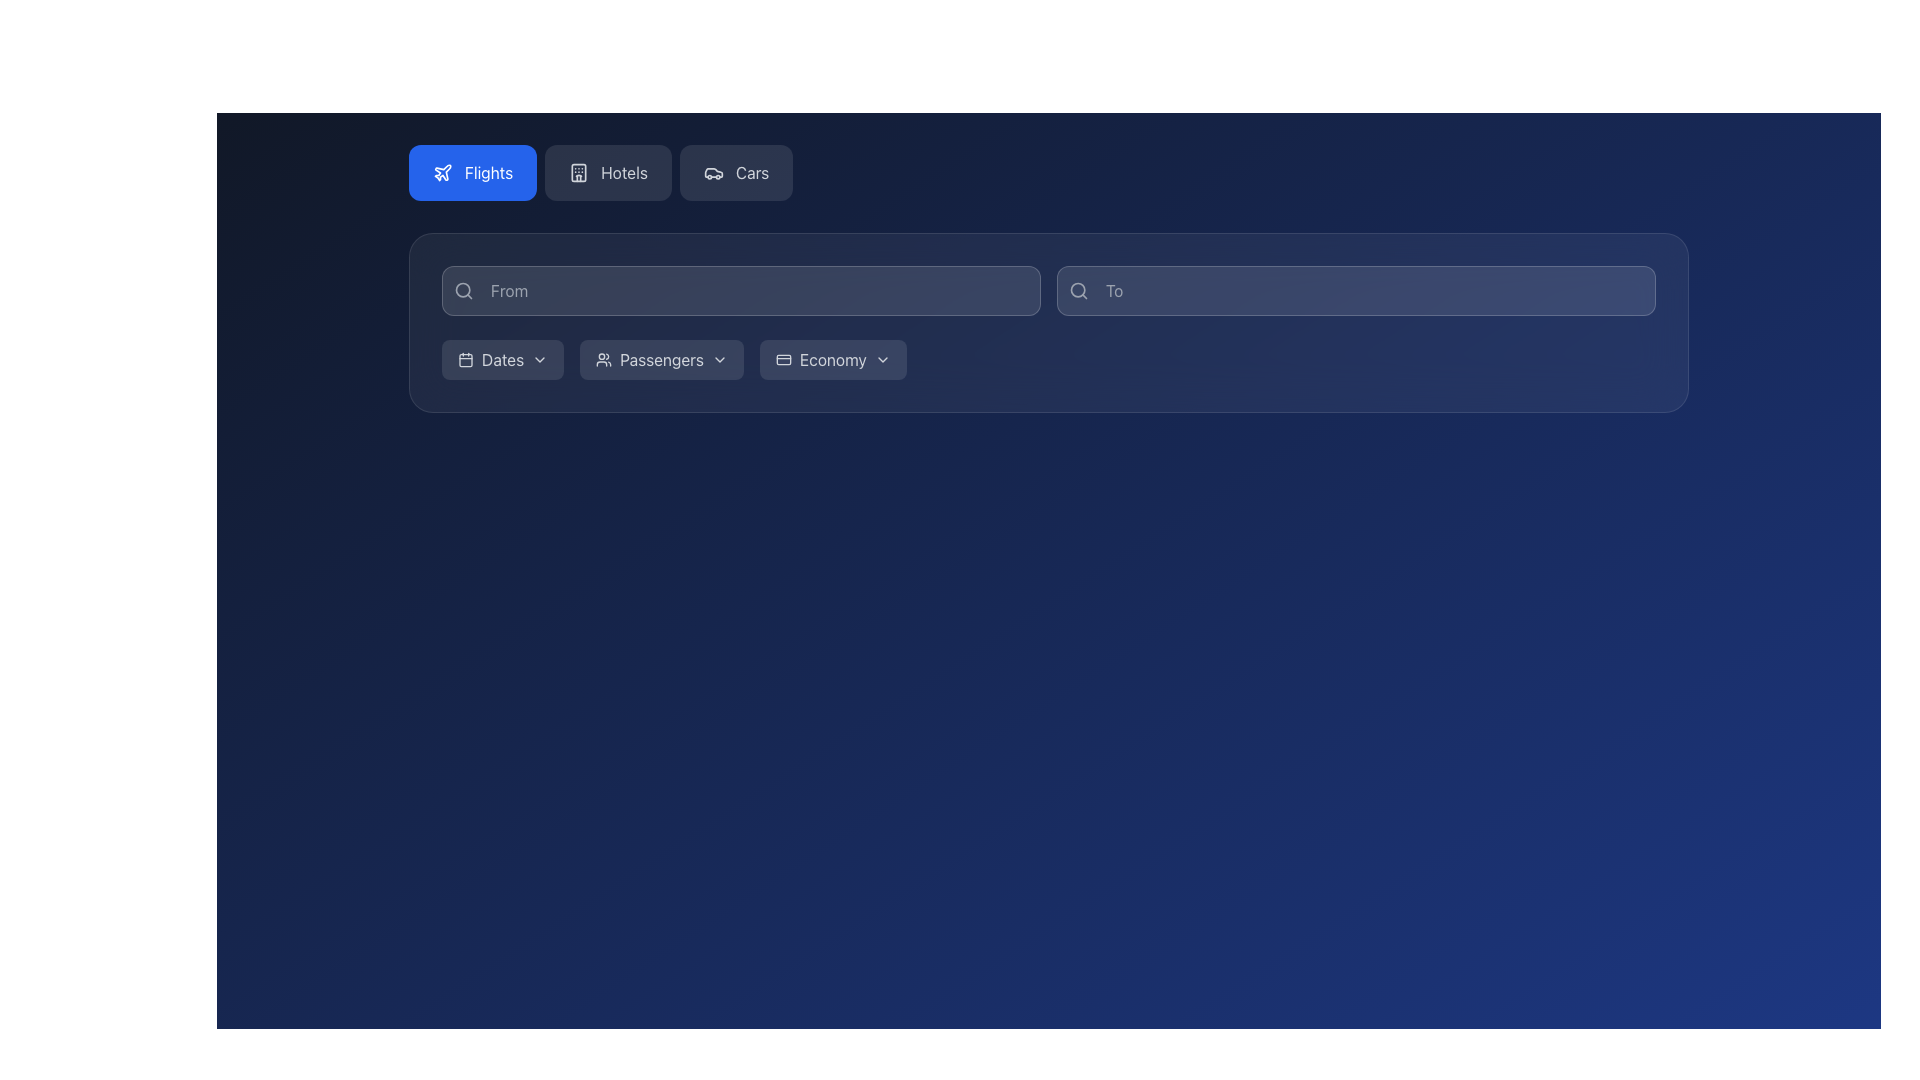 Image resolution: width=1920 pixels, height=1080 pixels. Describe the element at coordinates (1077, 290) in the screenshot. I see `the central circle of the search icon, which represents a magnifying glass and is located to the left of the 'To' input field in the search bar` at that location.